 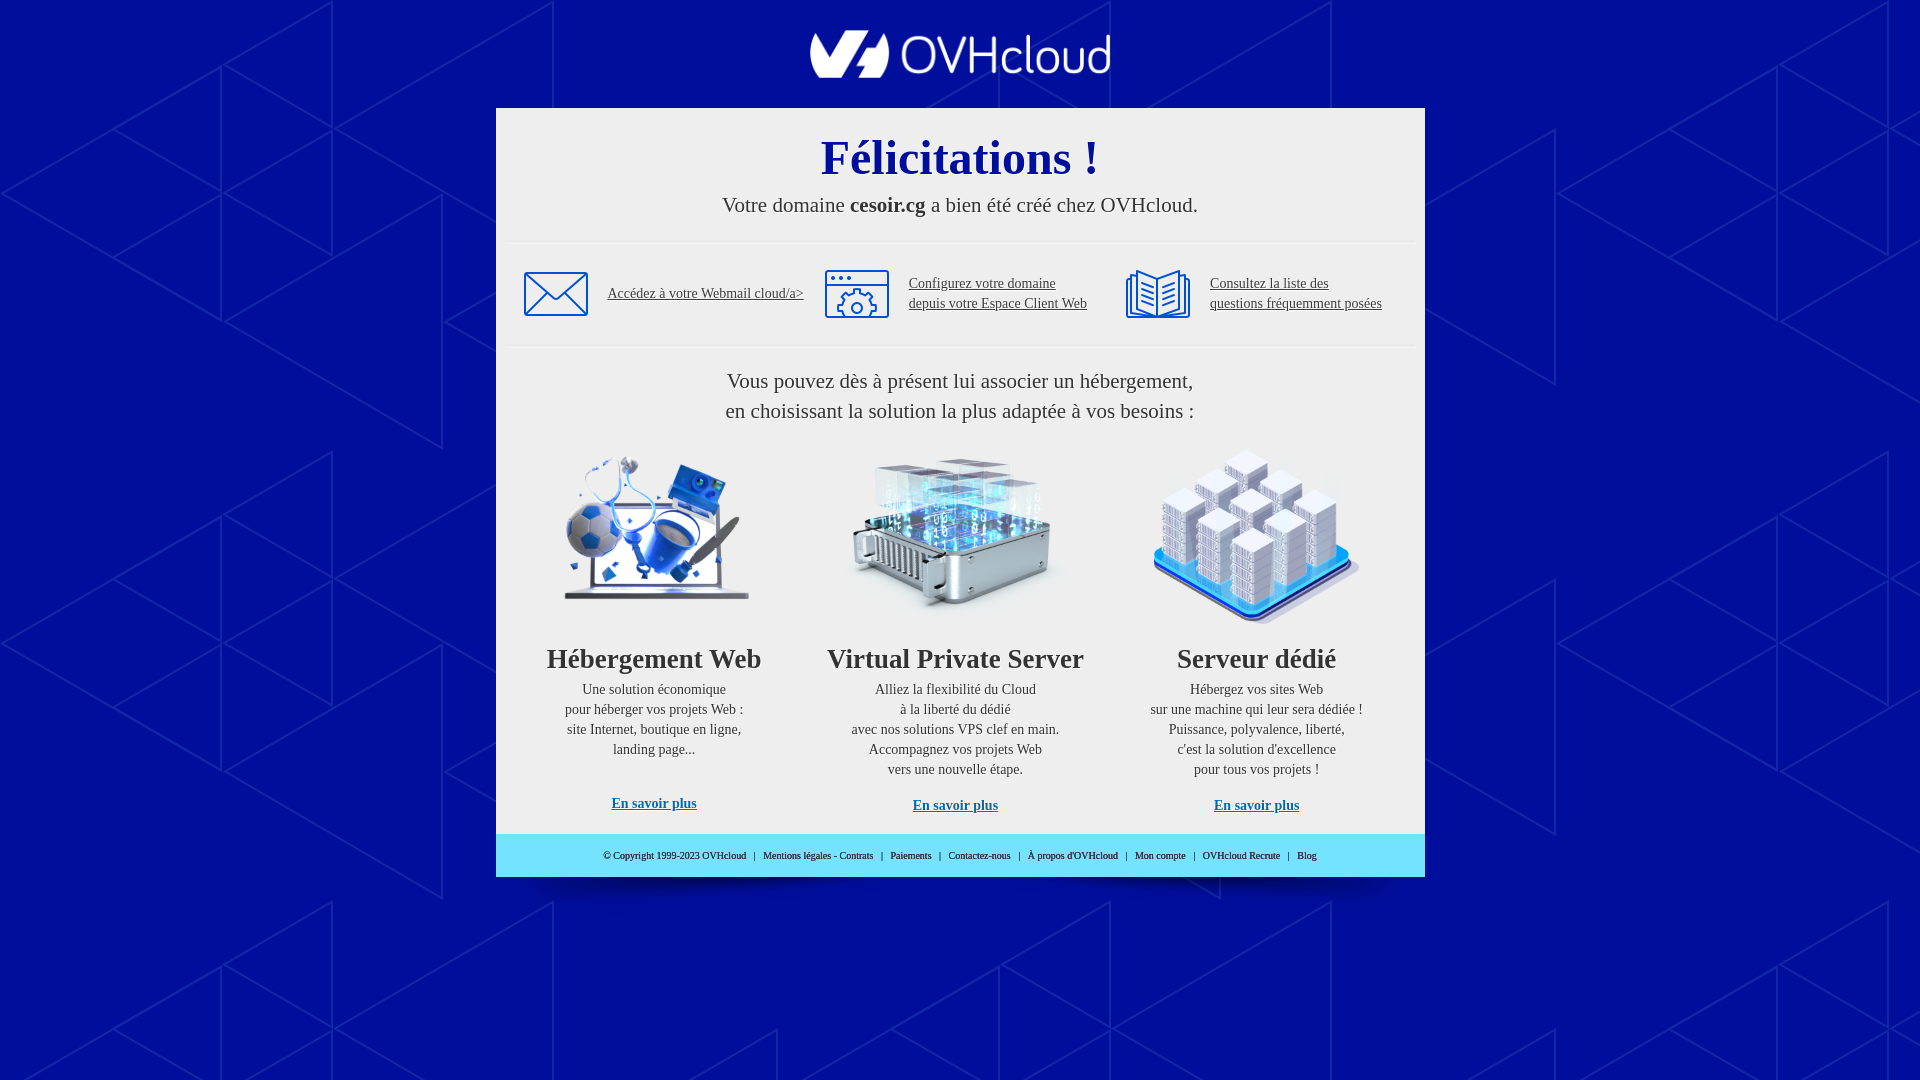 I want to click on 'Paiements', so click(x=909, y=855).